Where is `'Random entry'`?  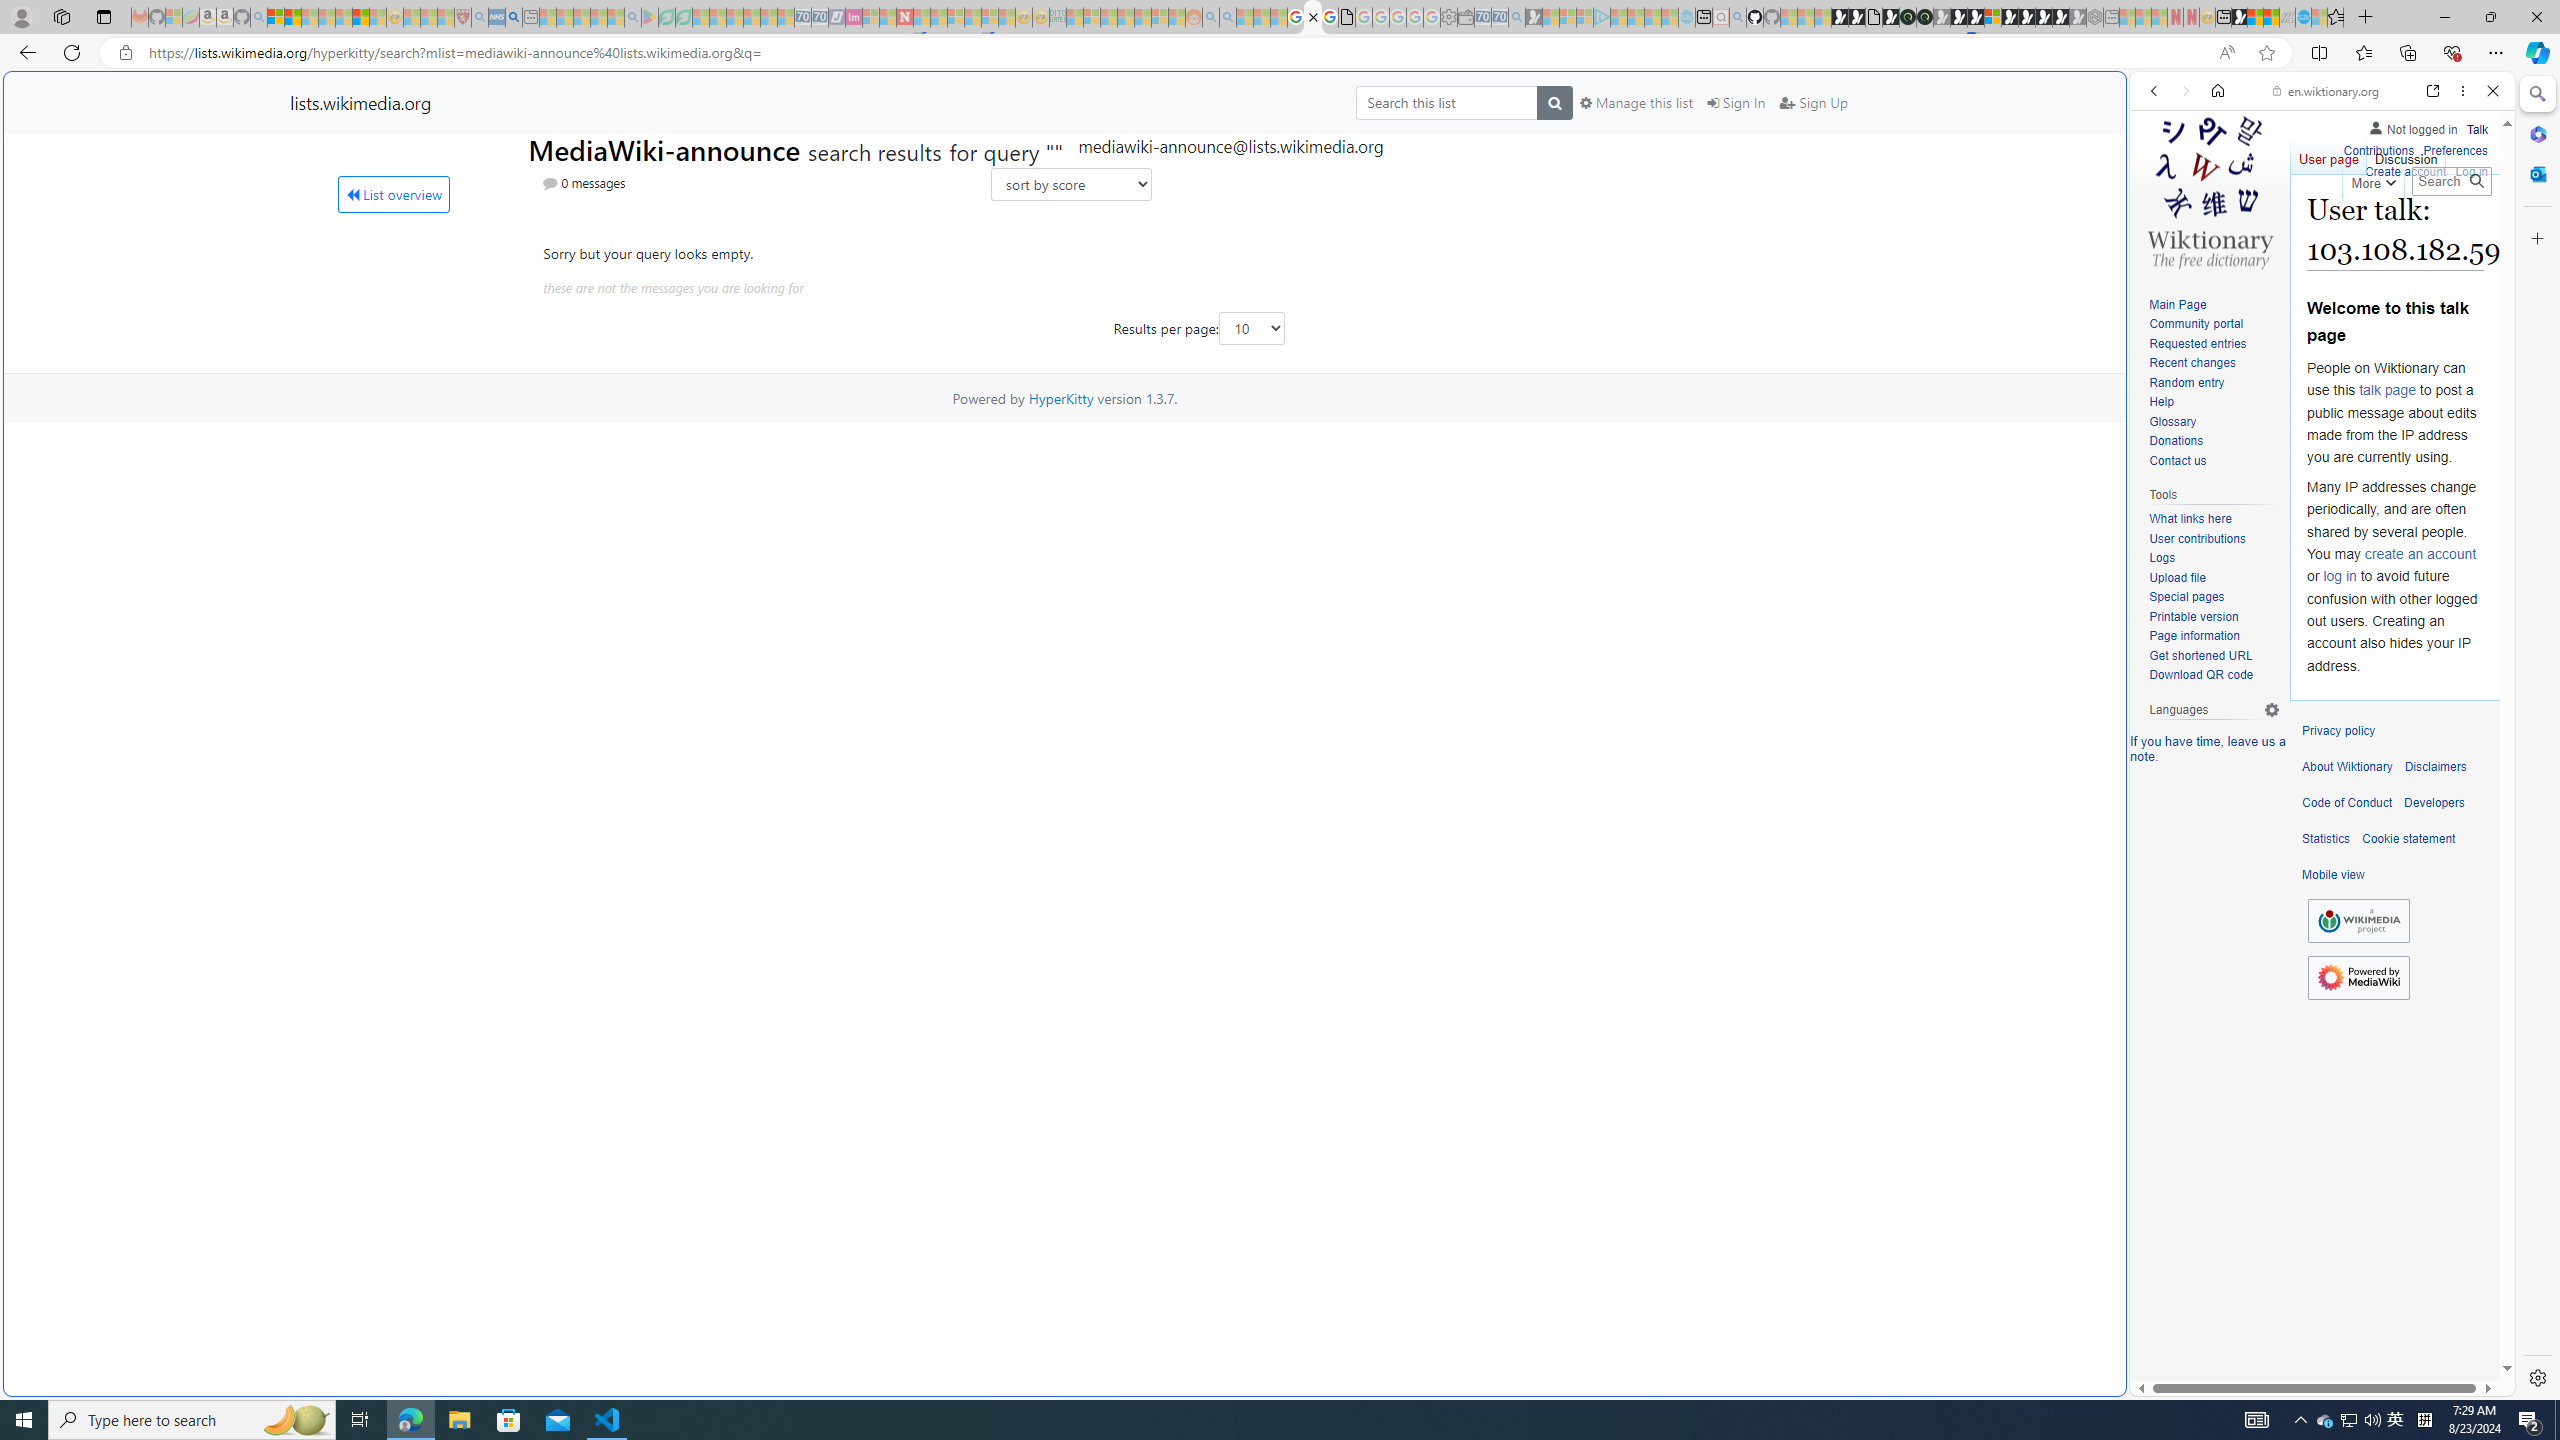 'Random entry' is located at coordinates (2185, 382).